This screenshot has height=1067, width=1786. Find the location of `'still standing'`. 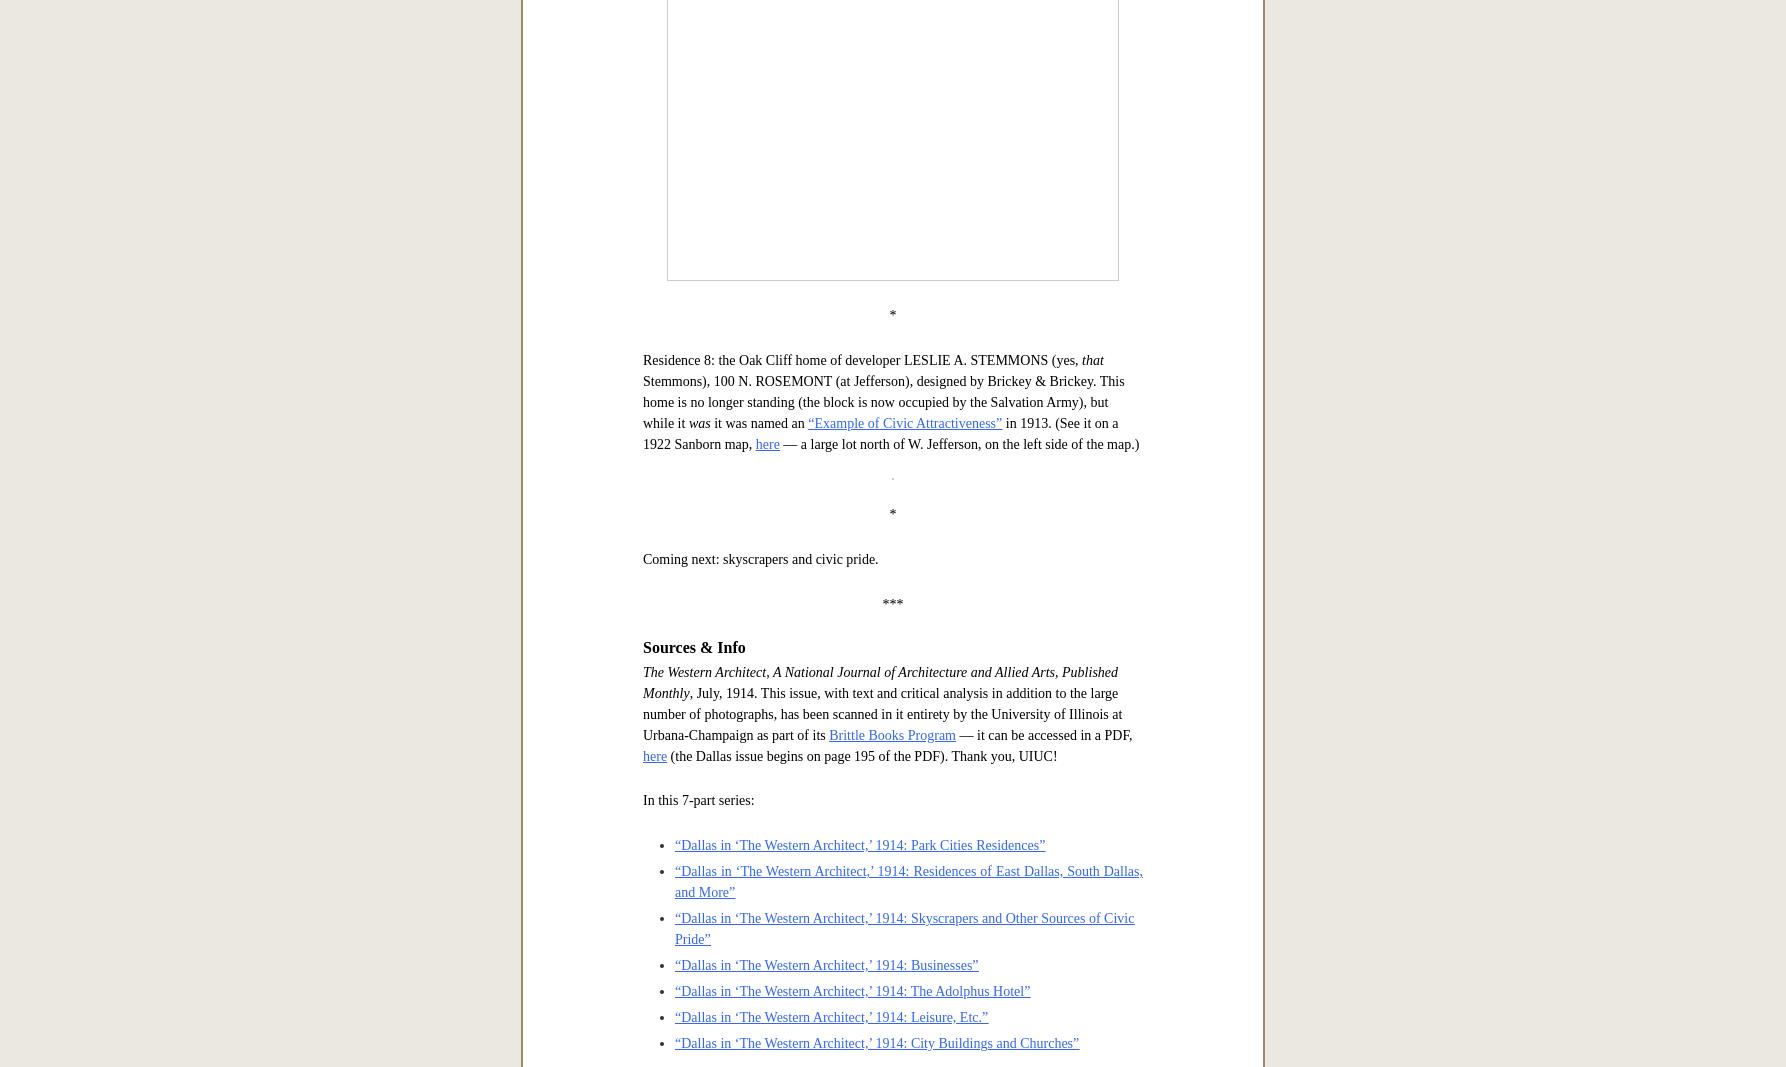

'still standing' is located at coordinates (678, 51).